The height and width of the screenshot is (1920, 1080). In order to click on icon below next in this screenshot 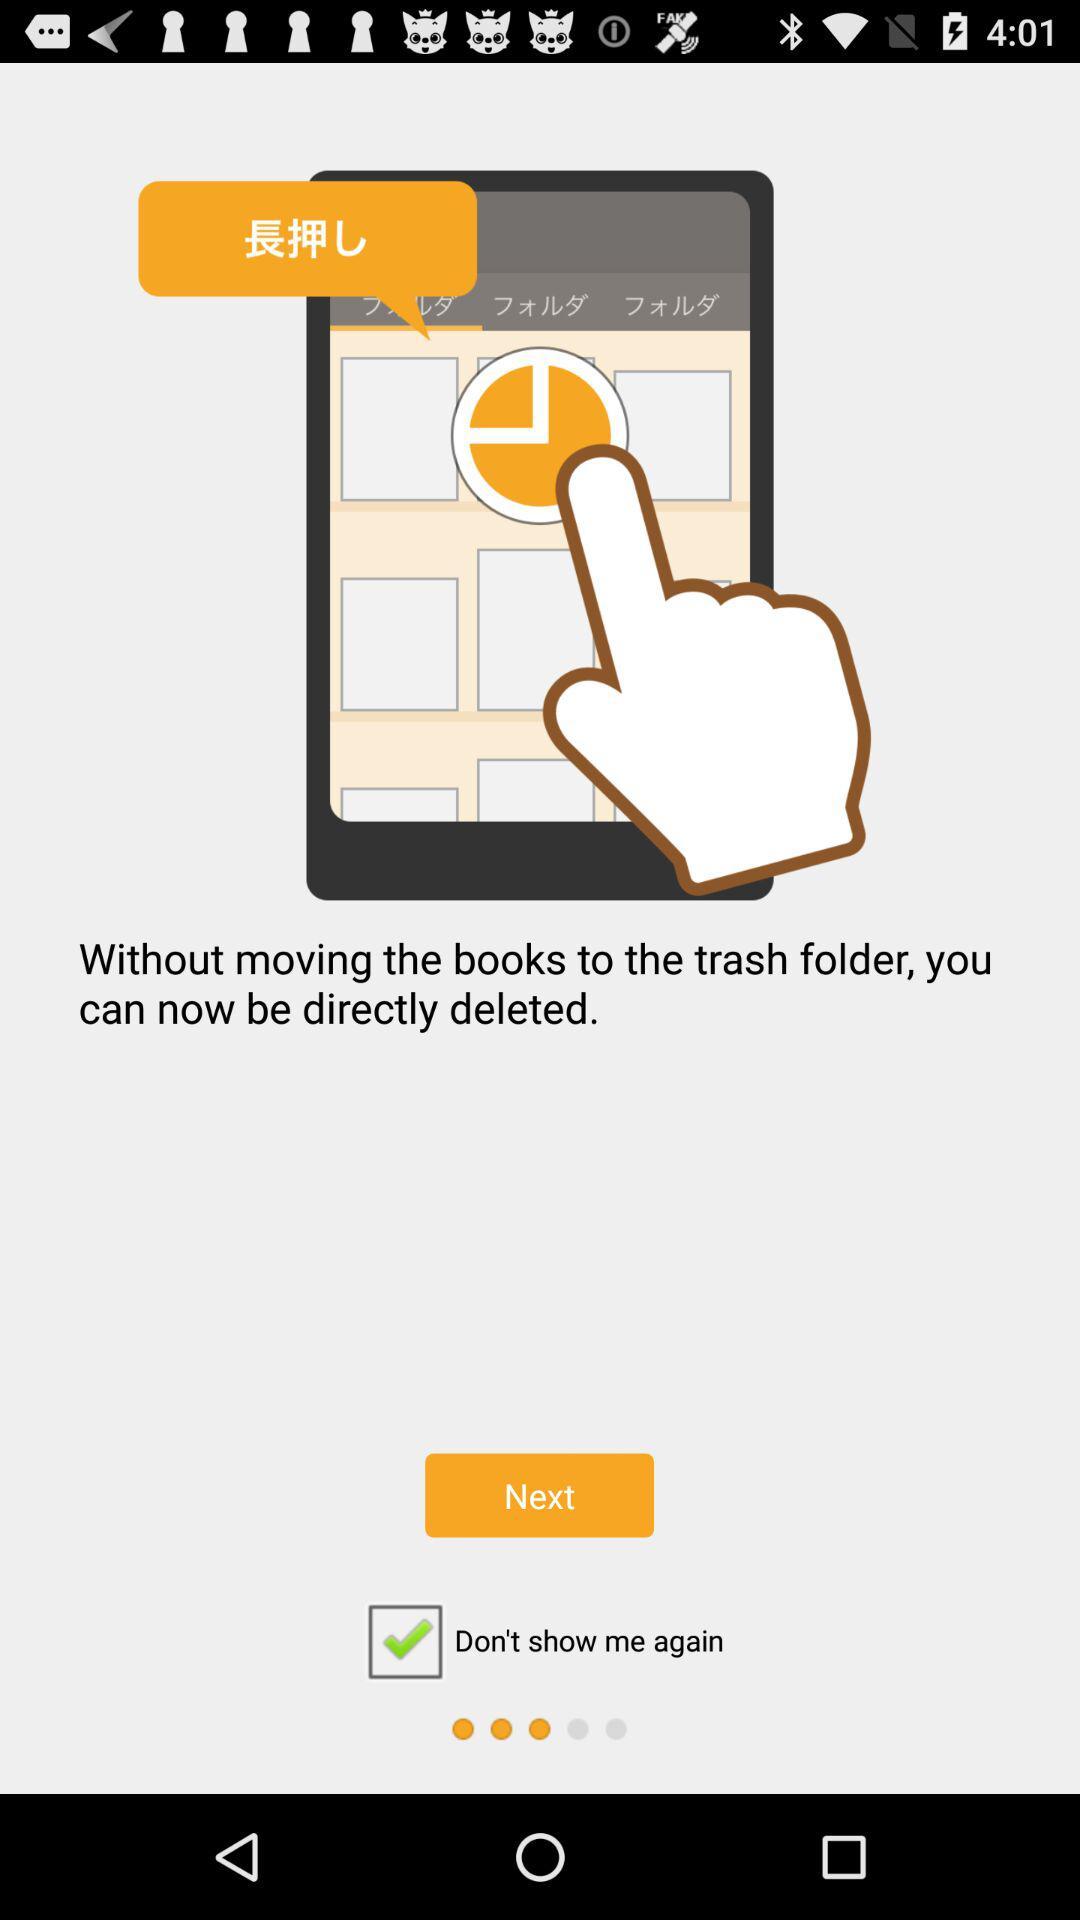, I will do `click(538, 1640)`.